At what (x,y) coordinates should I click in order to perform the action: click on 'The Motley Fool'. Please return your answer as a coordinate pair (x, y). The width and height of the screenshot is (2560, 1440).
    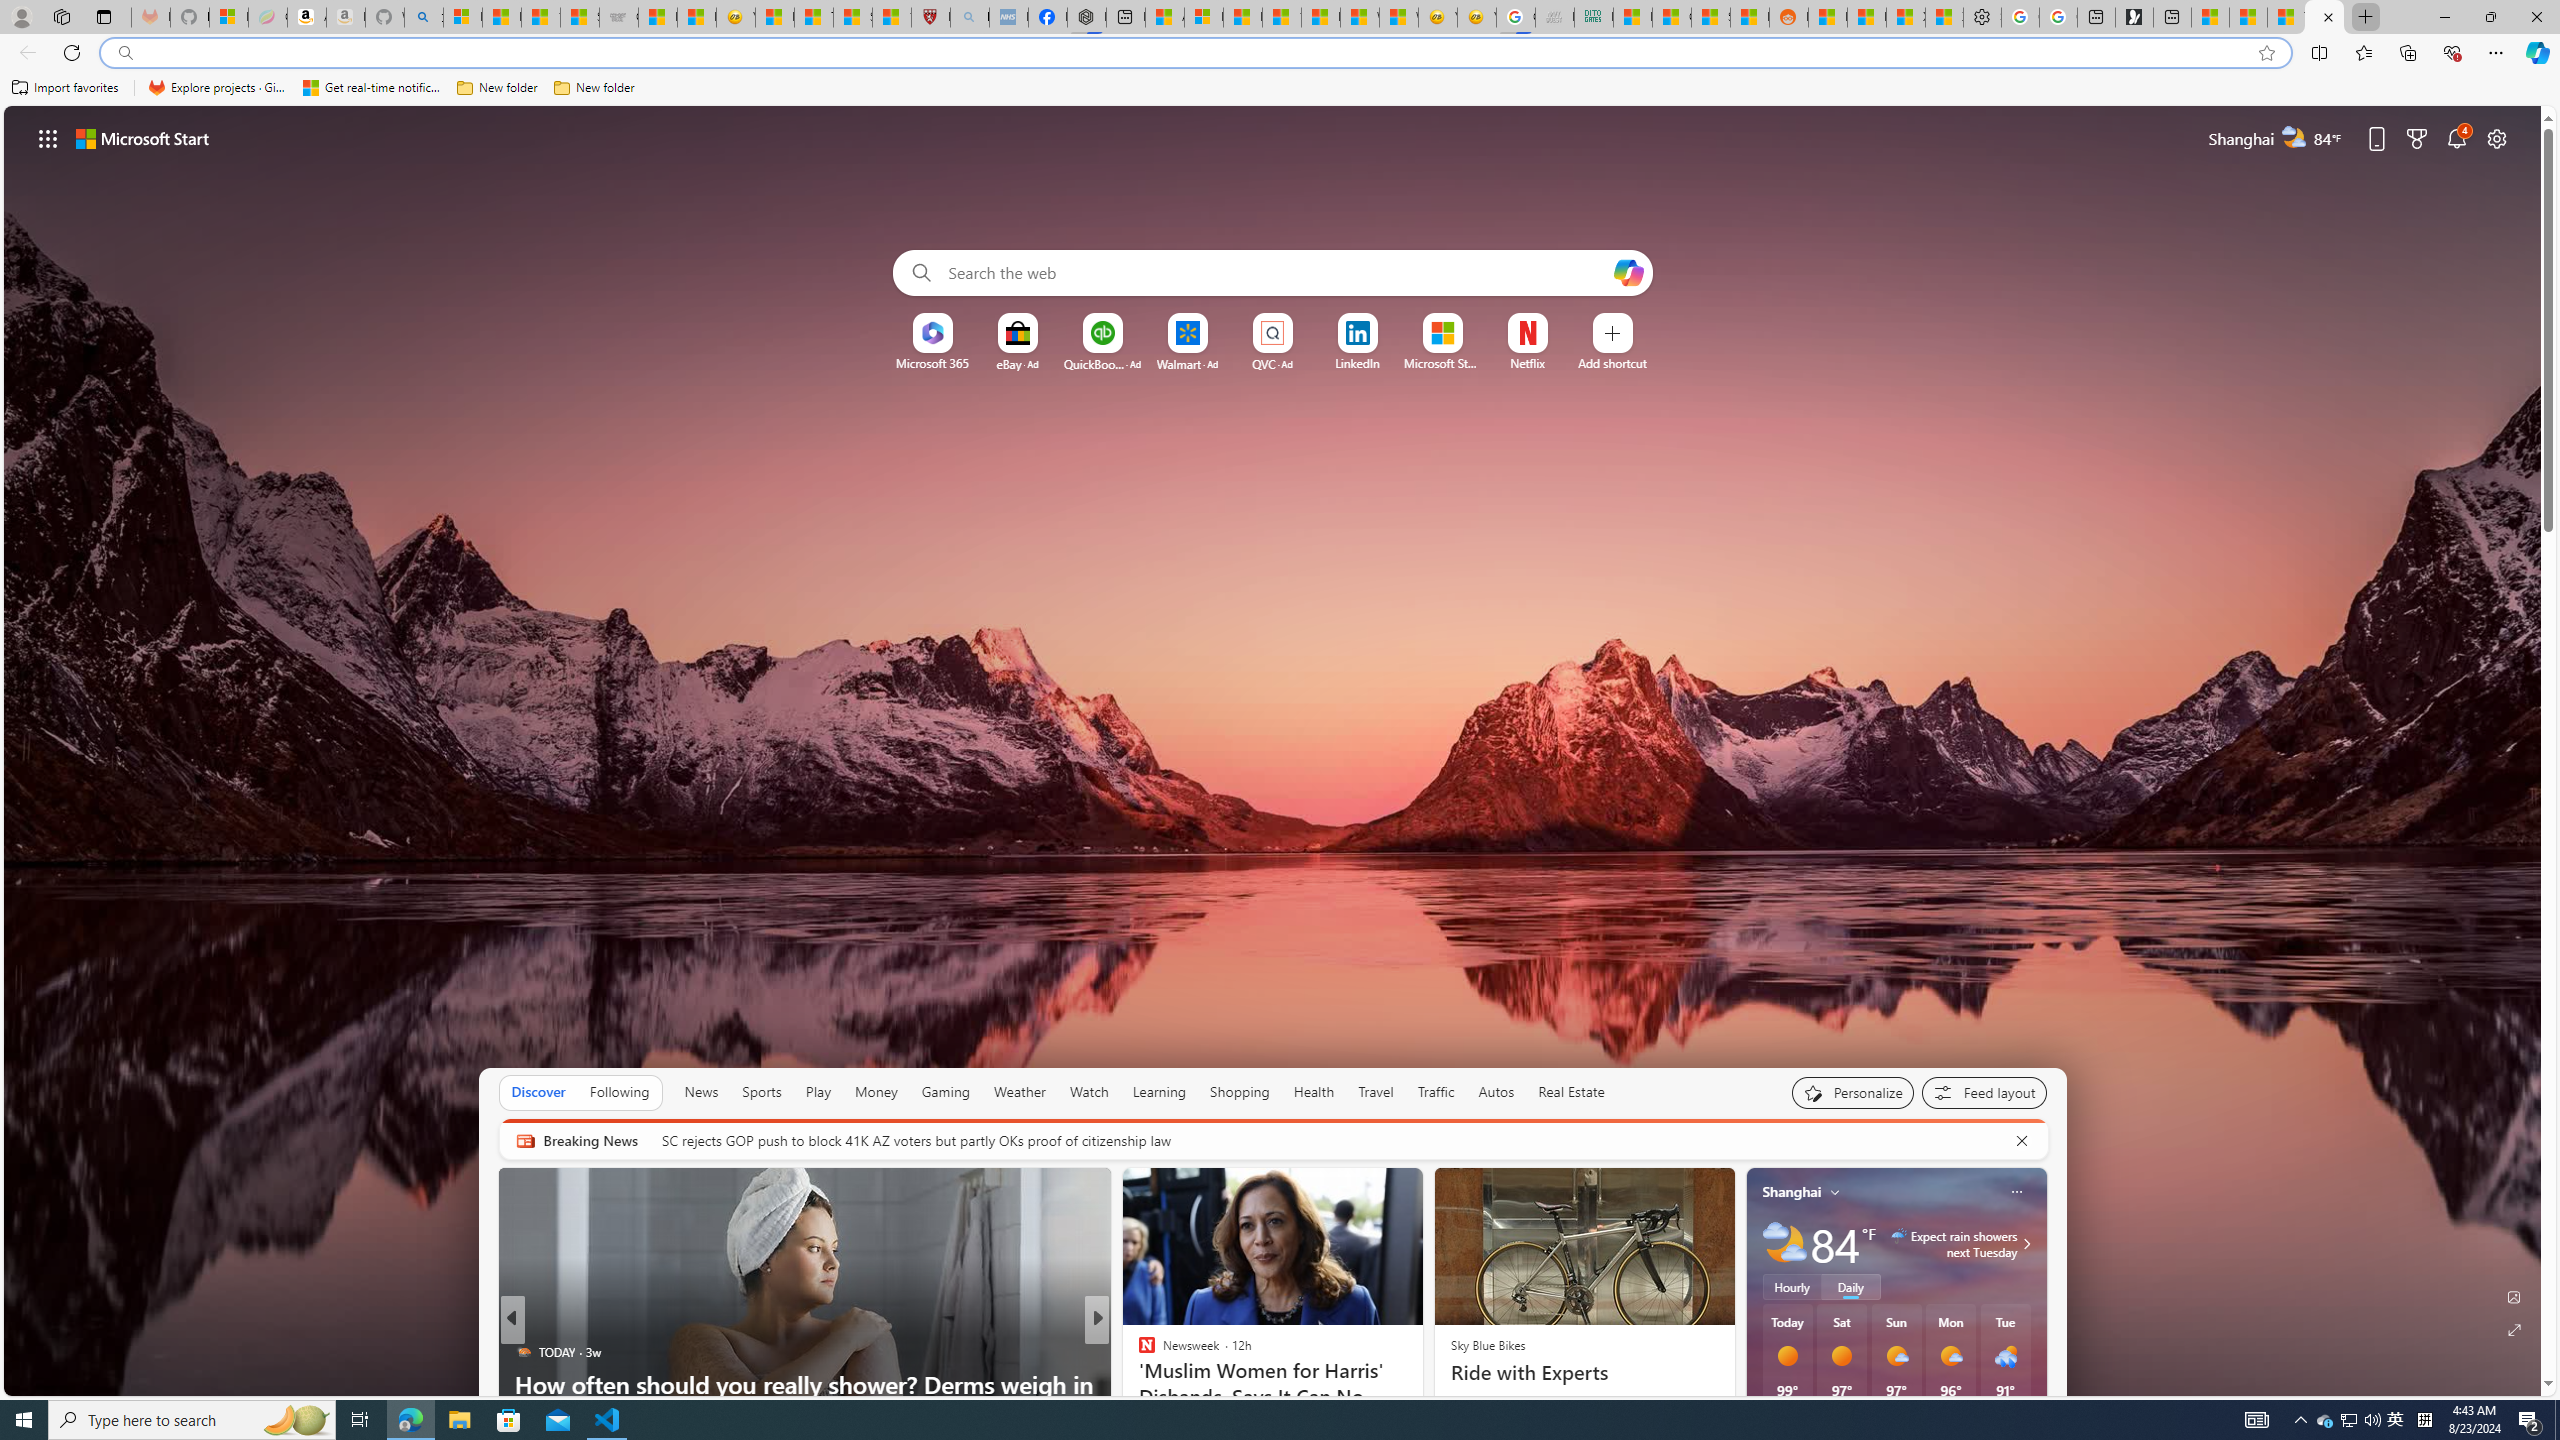
    Looking at the image, I should click on (1137, 1351).